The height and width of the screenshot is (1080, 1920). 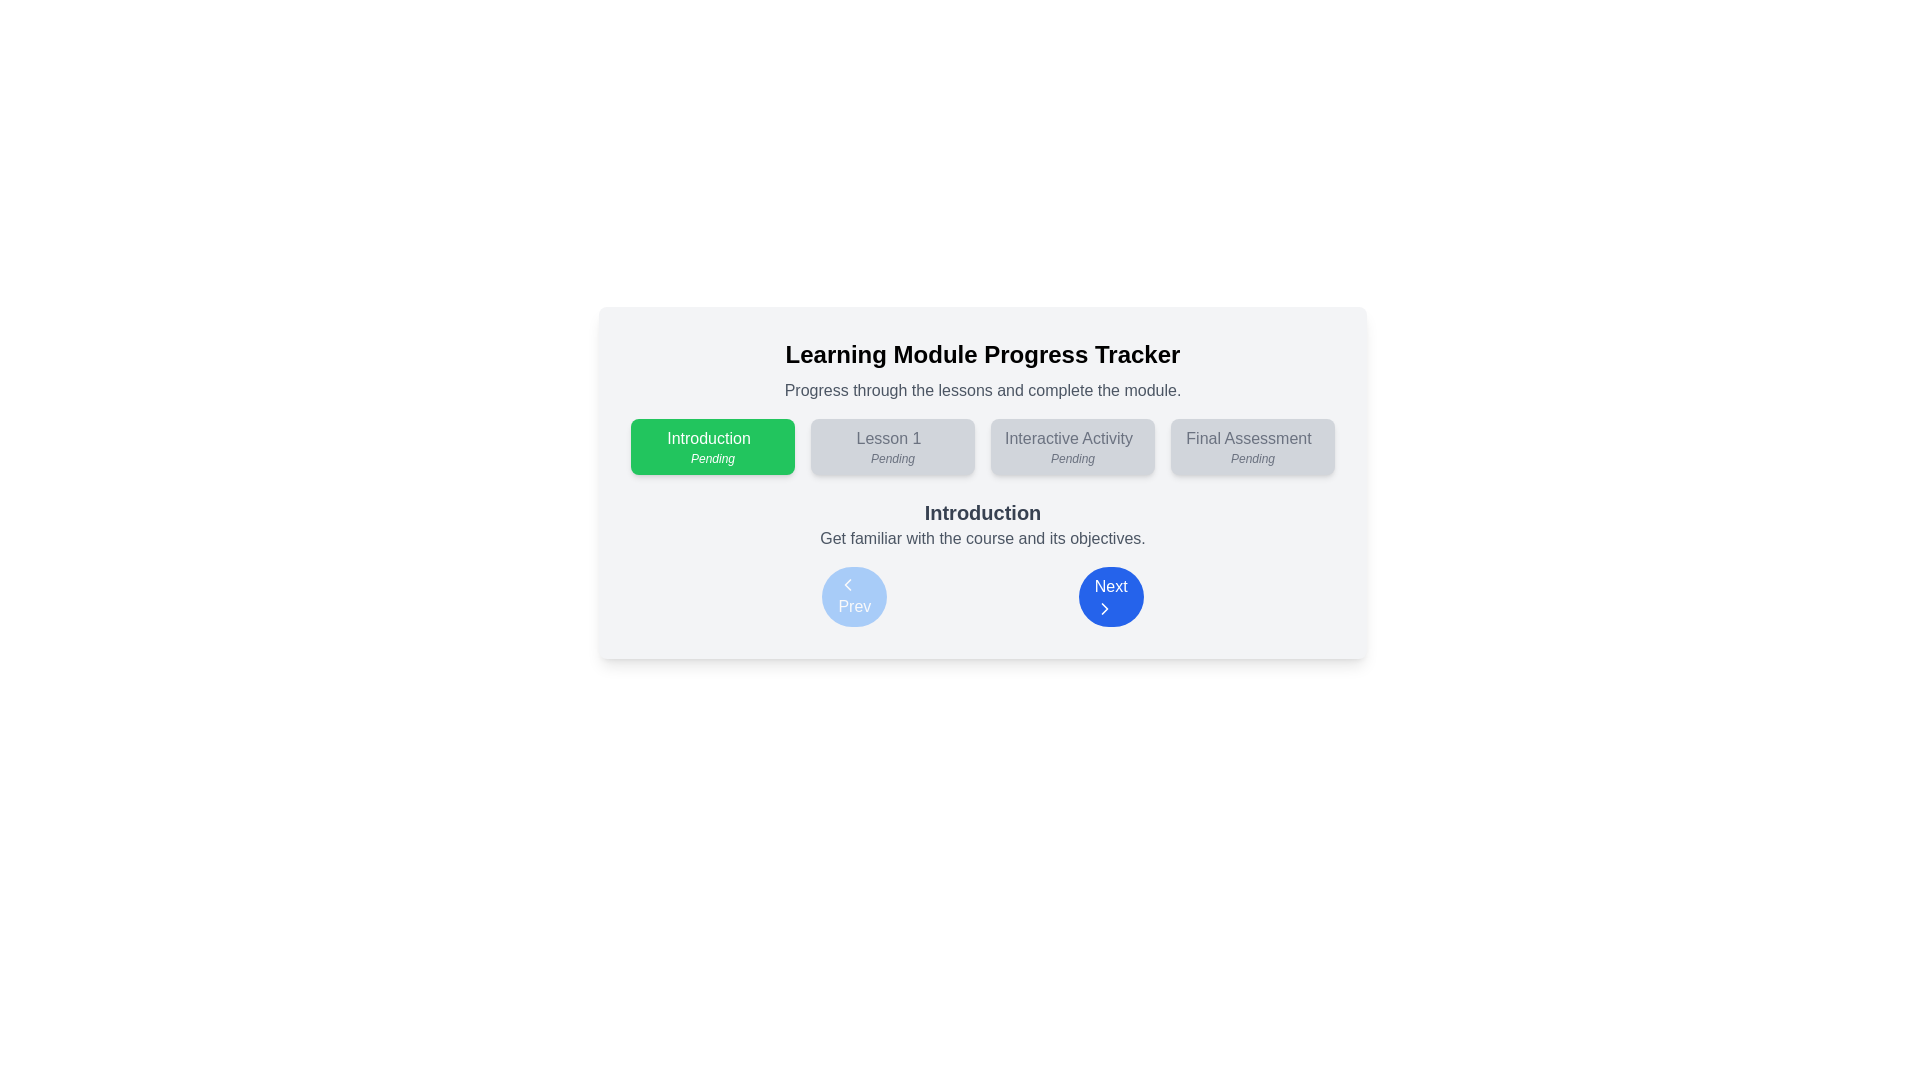 I want to click on the blue circular 'Next' button with an arrow icon located at the bottom-right of the interface, so click(x=1103, y=608).